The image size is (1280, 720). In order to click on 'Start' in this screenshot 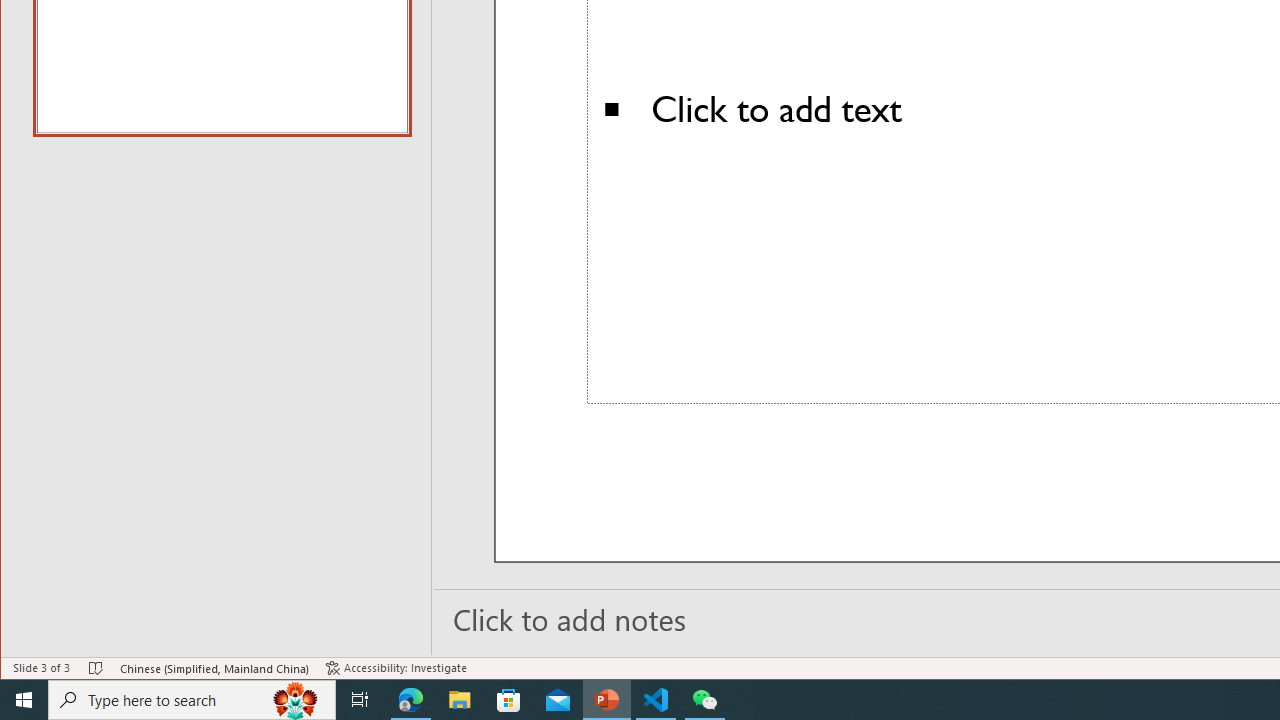, I will do `click(24, 698)`.